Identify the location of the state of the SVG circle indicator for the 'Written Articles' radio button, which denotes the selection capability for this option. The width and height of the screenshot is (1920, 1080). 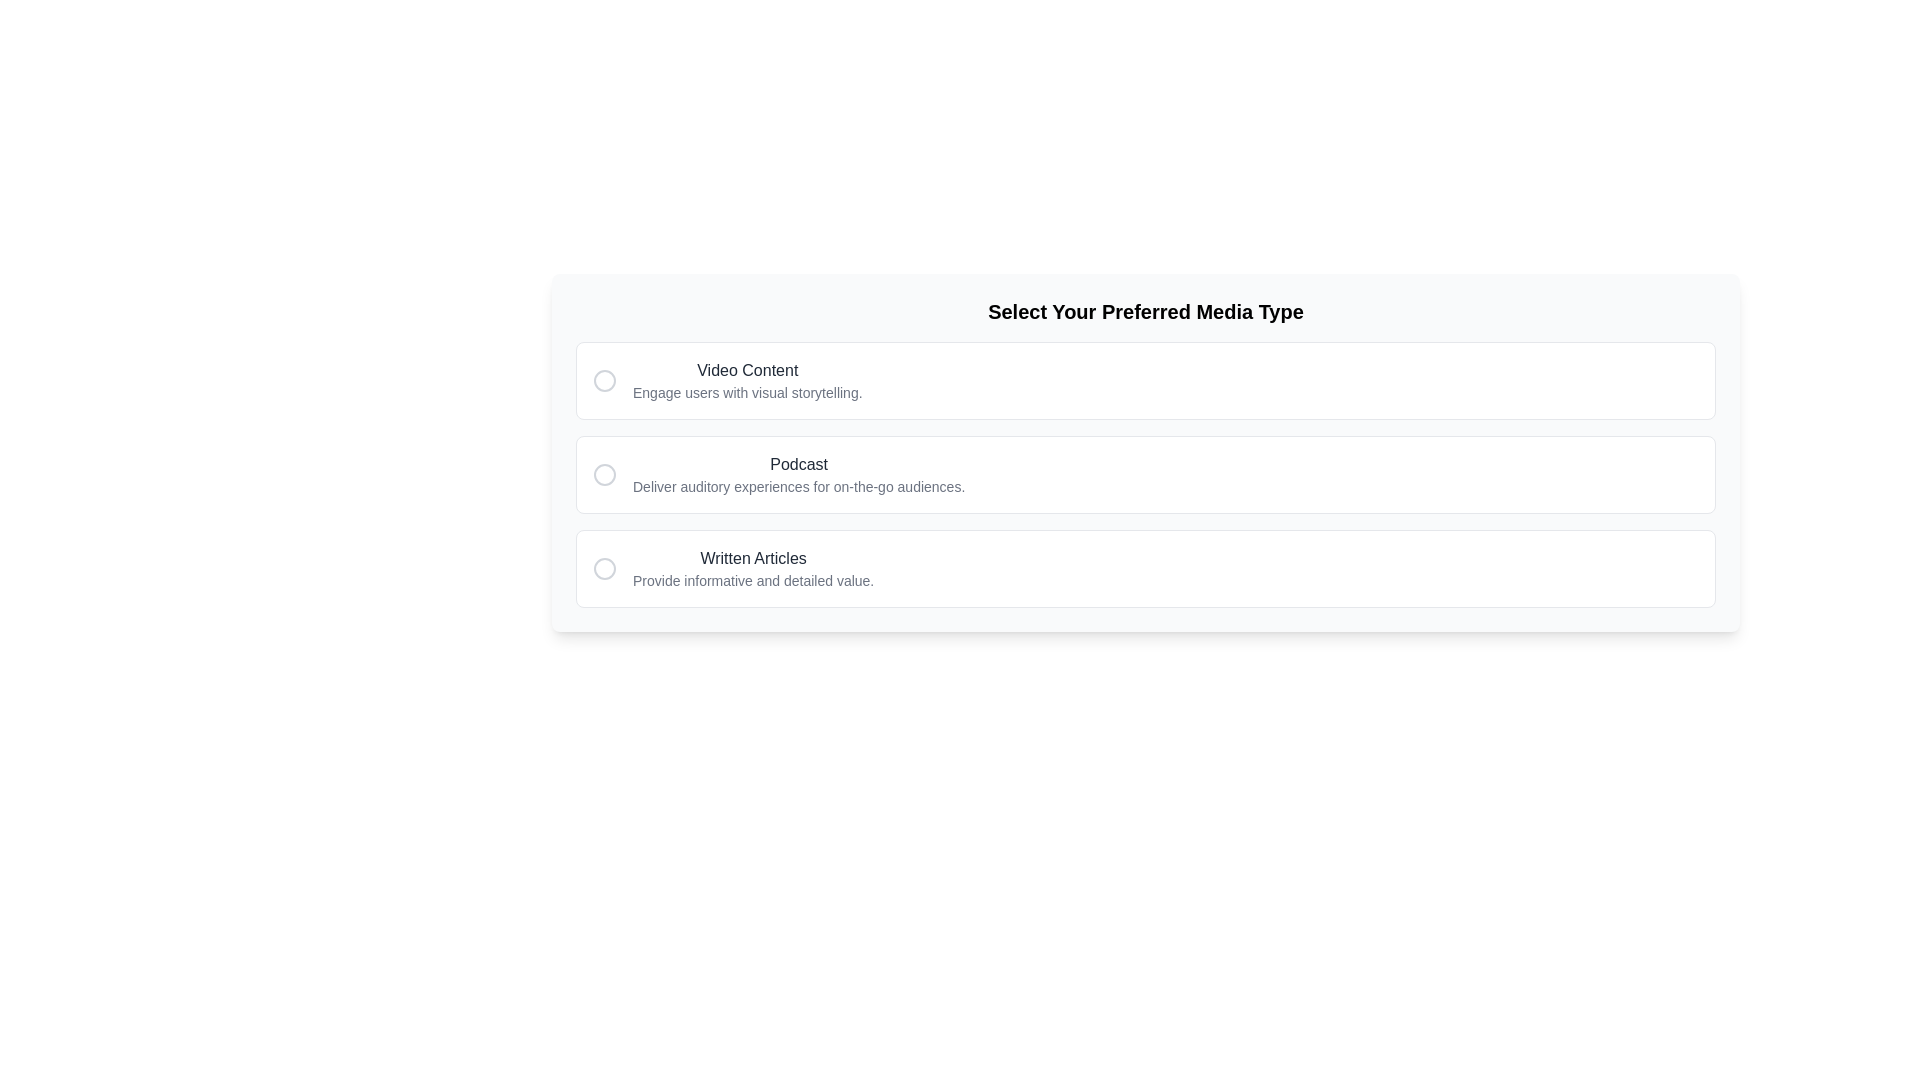
(603, 569).